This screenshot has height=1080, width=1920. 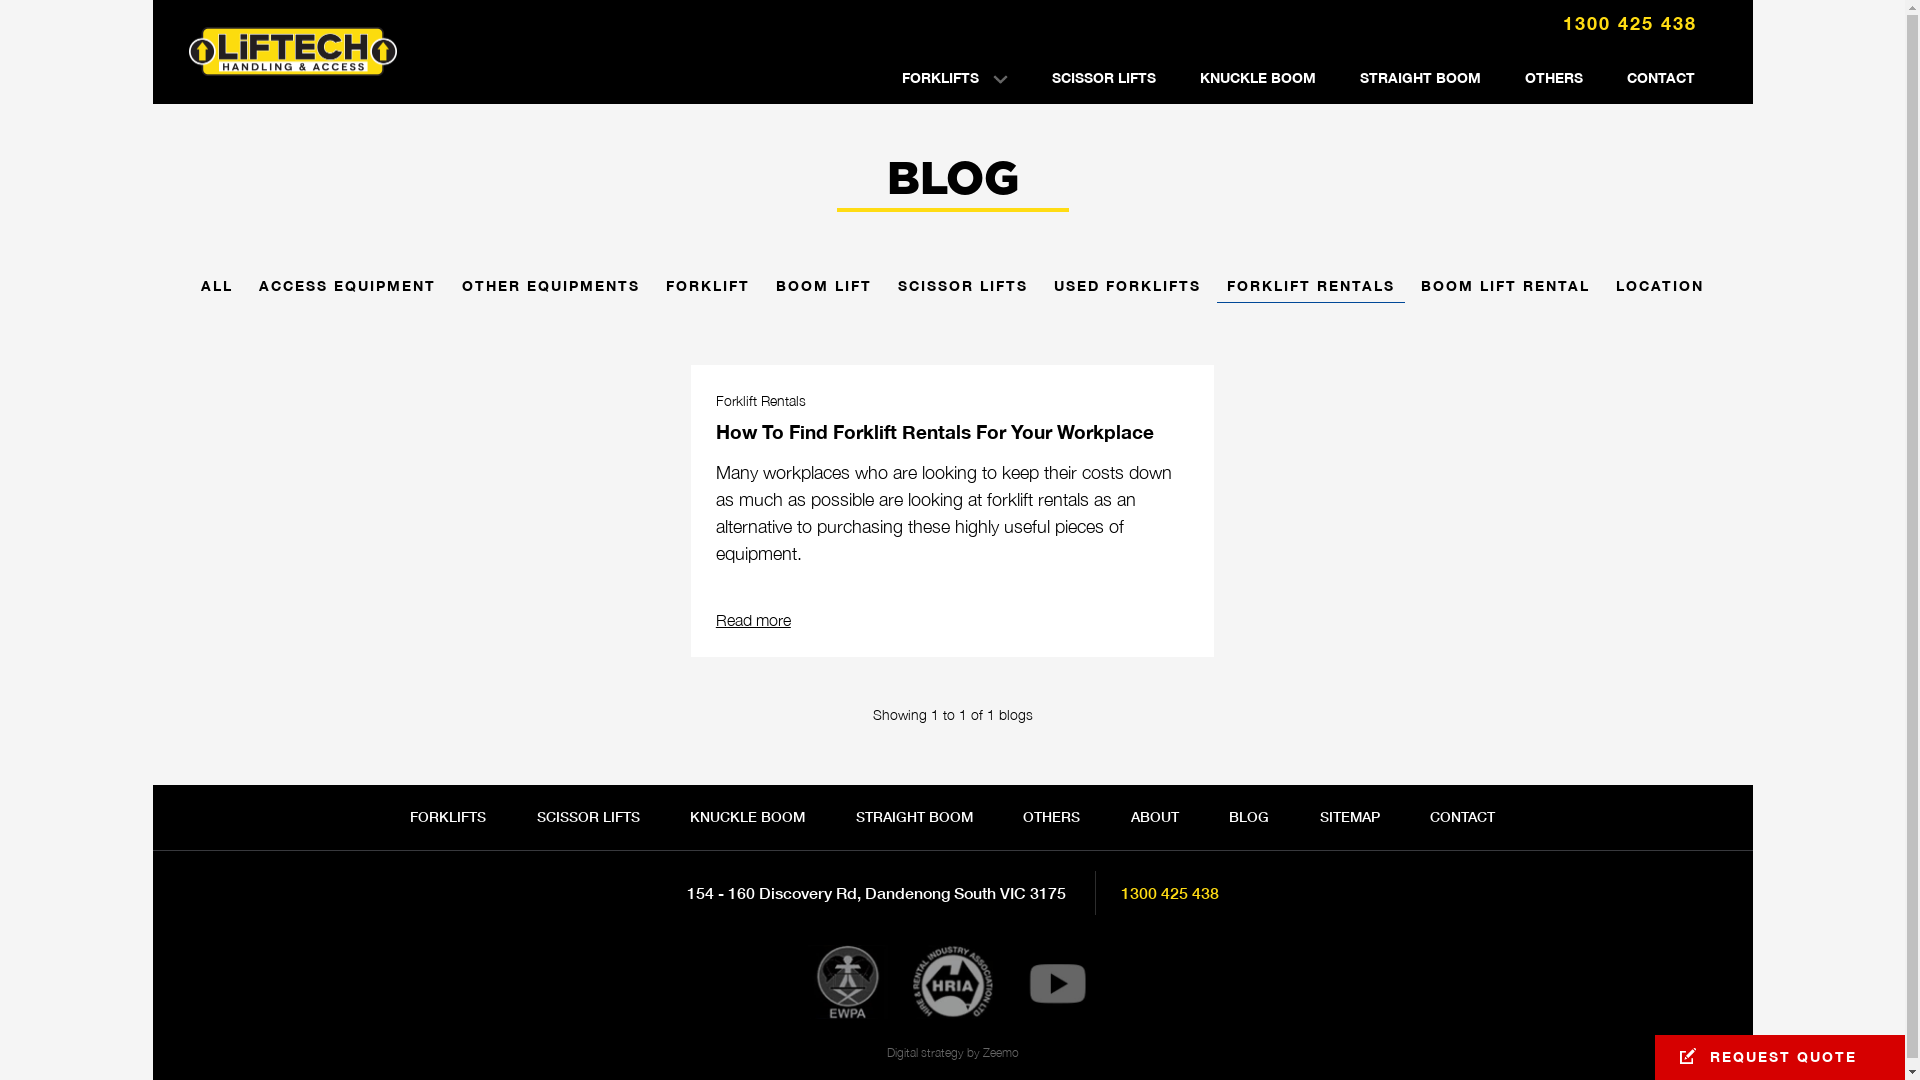 What do you see at coordinates (752, 619) in the screenshot?
I see `'Read more'` at bounding box center [752, 619].